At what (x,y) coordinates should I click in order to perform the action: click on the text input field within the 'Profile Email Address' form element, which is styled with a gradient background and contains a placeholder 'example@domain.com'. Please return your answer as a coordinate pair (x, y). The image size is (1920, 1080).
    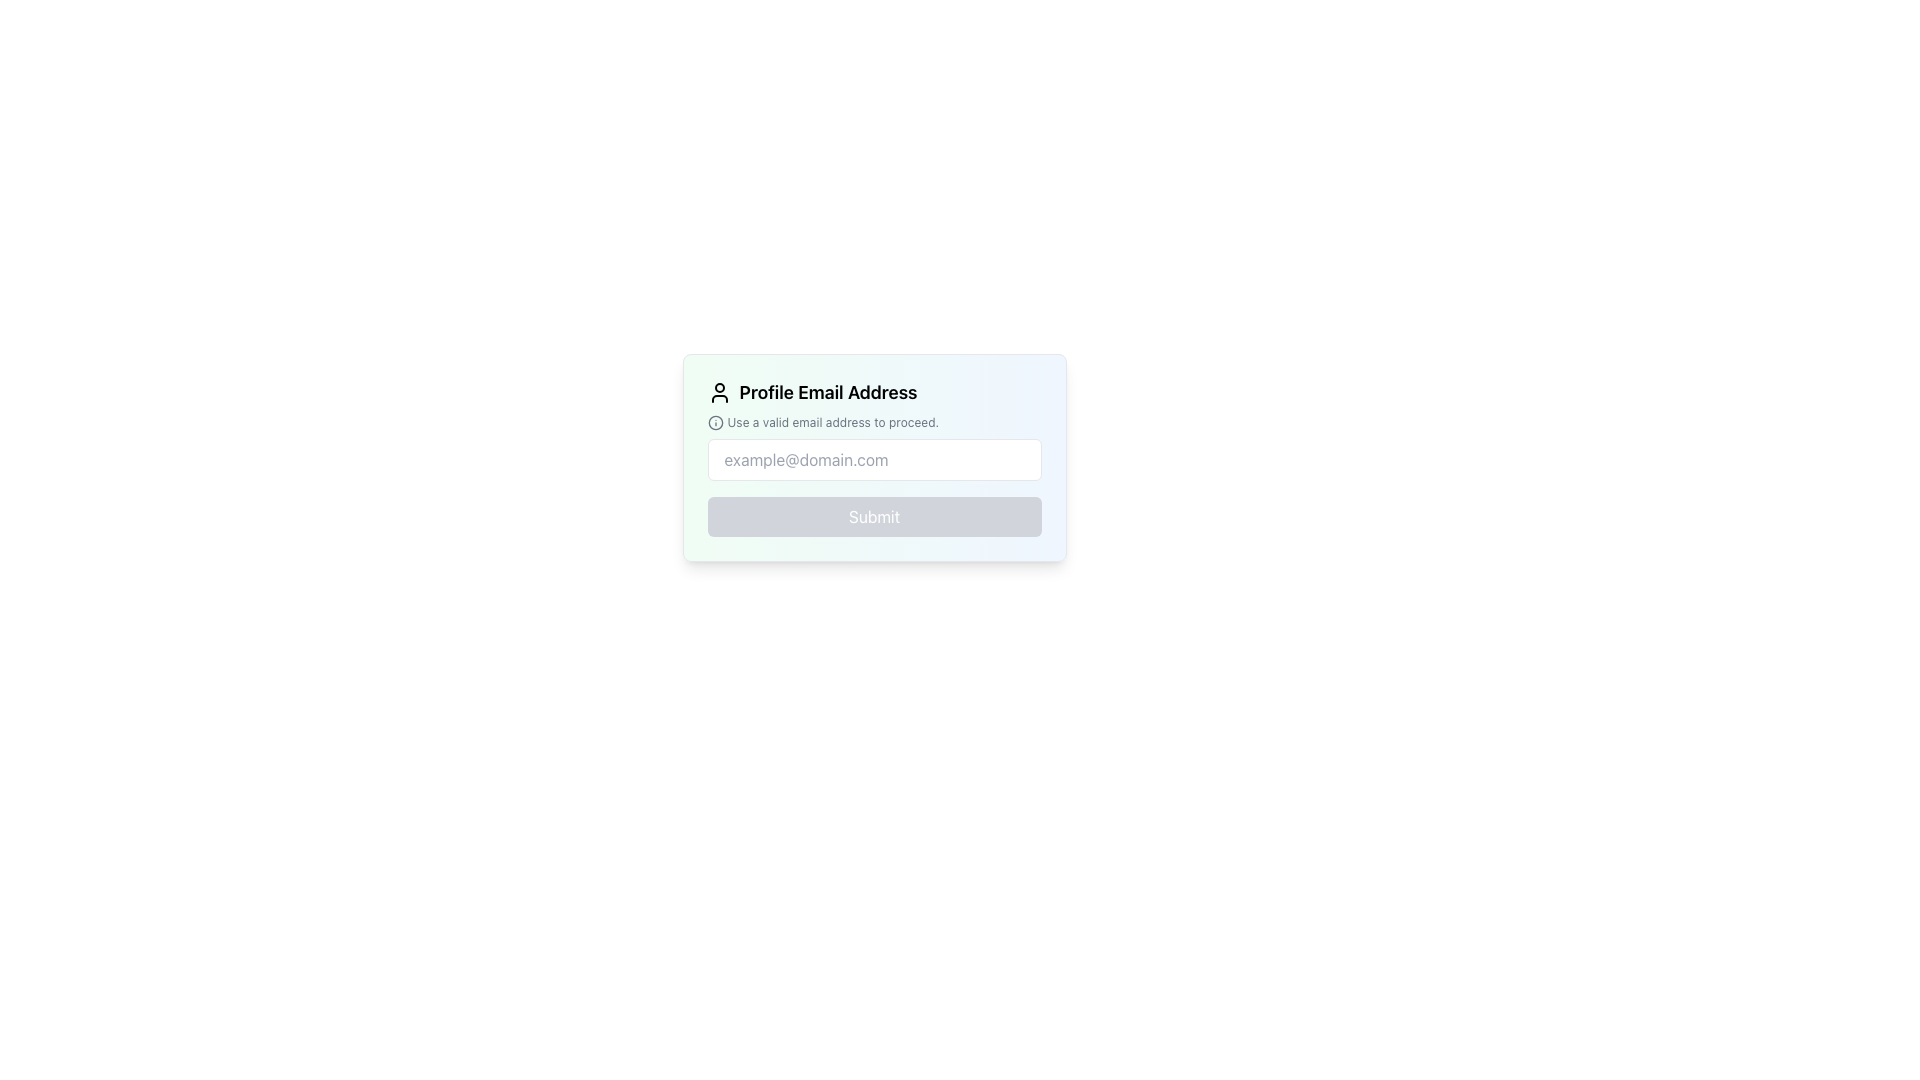
    Looking at the image, I should click on (874, 458).